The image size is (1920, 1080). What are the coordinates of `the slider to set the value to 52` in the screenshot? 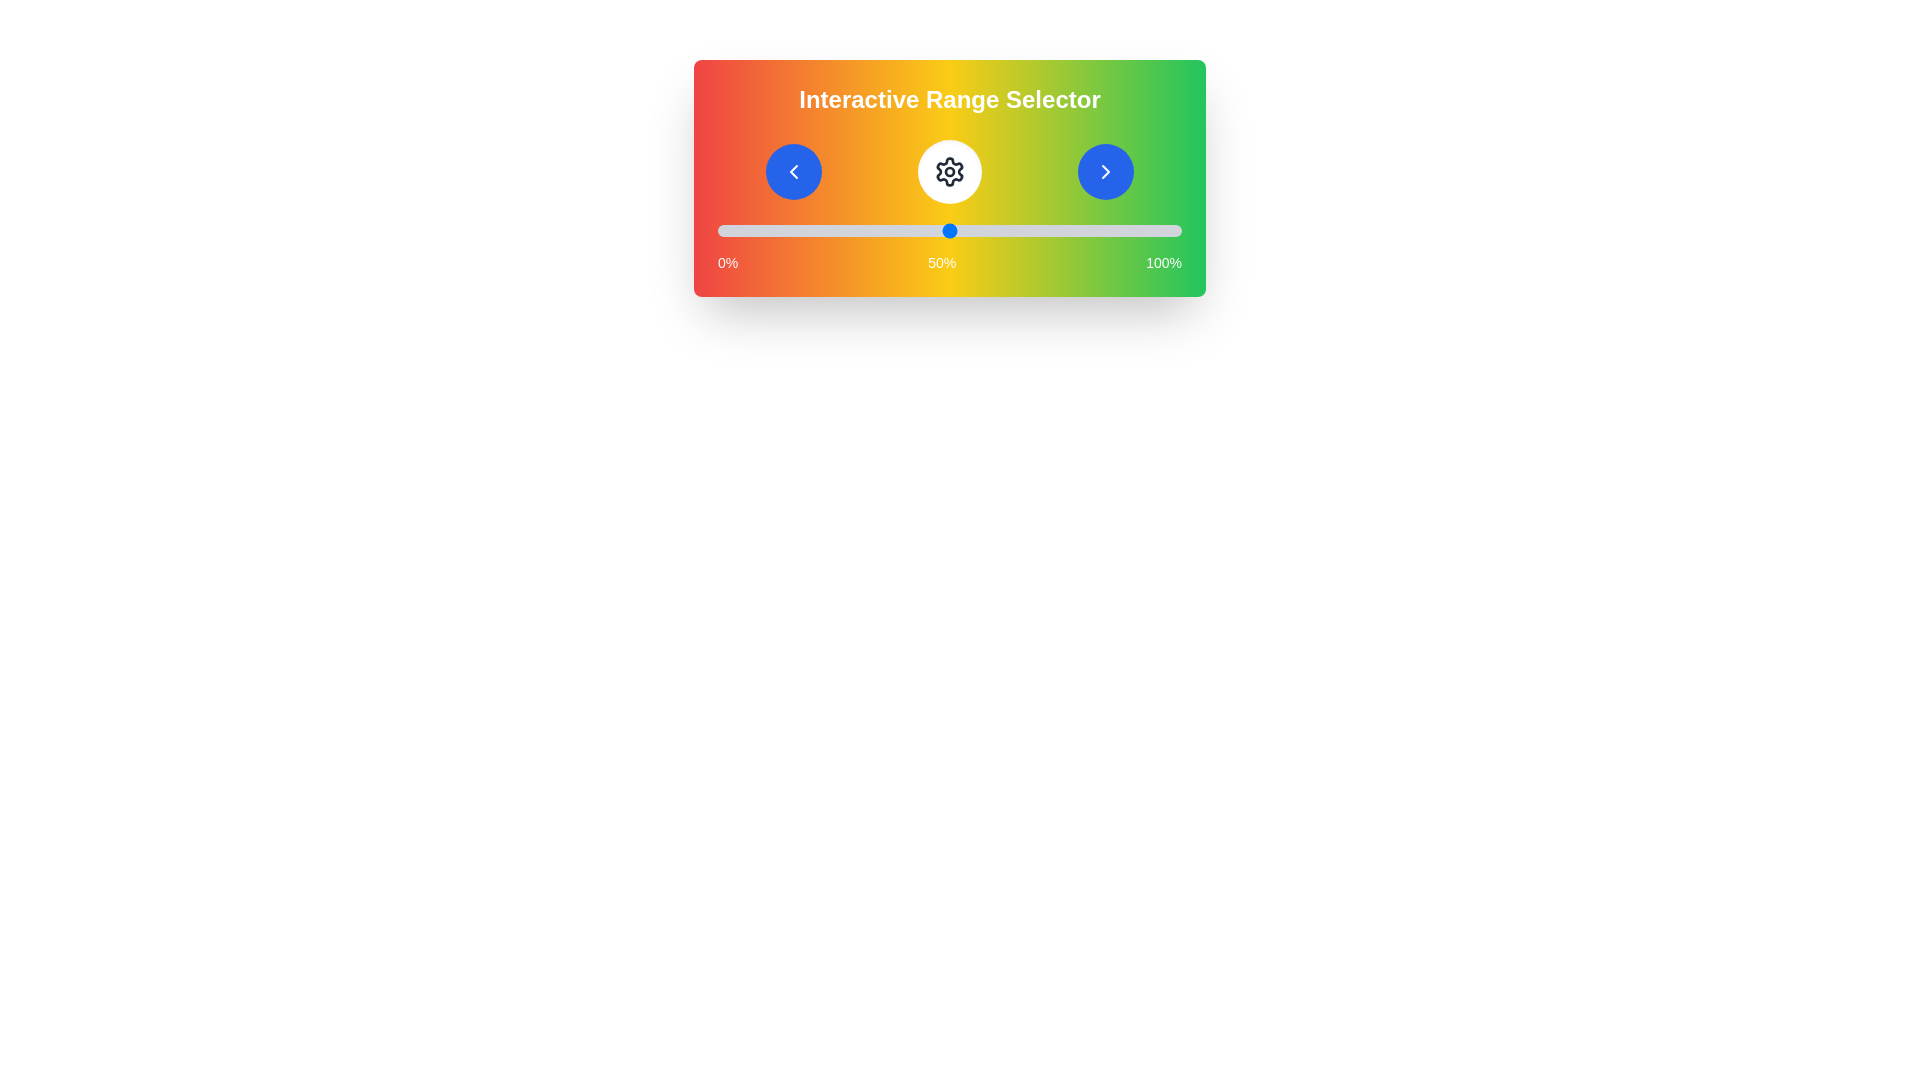 It's located at (958, 230).